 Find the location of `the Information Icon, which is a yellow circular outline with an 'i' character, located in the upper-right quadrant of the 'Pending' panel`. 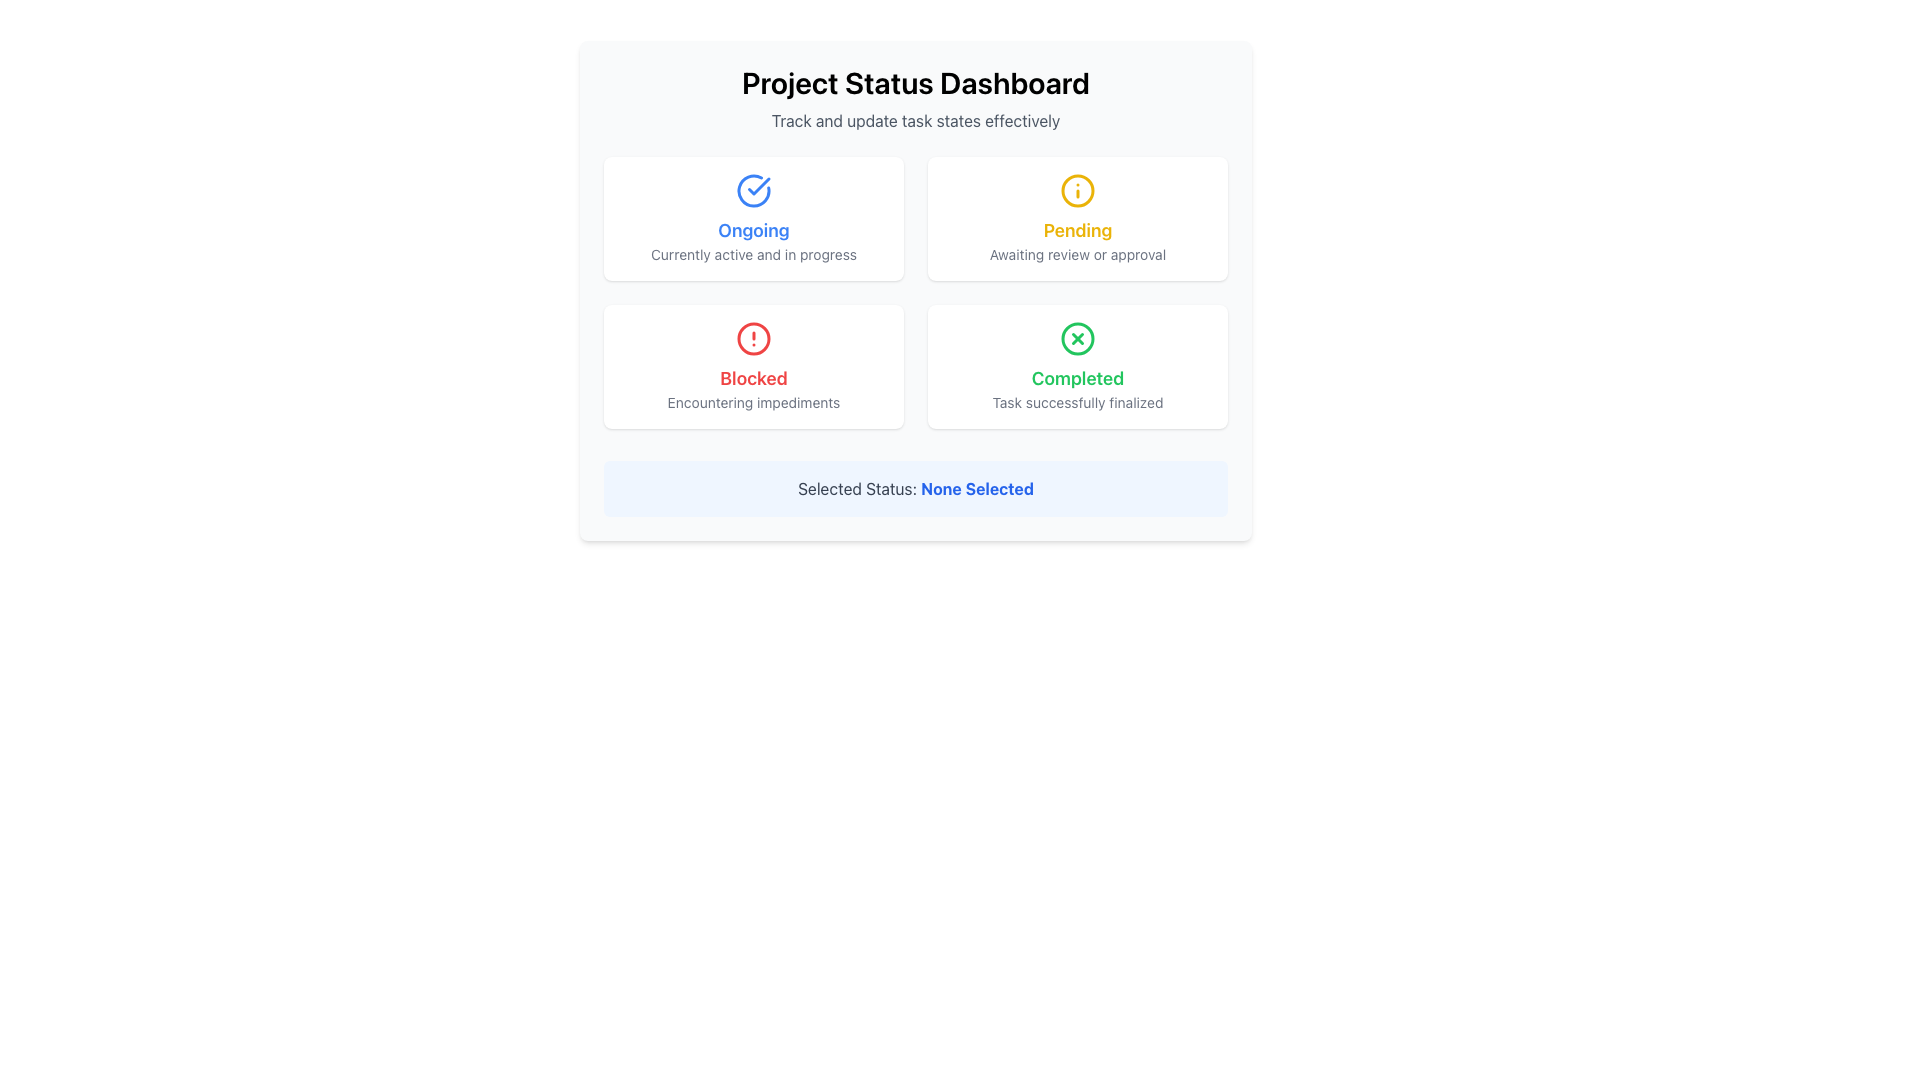

the Information Icon, which is a yellow circular outline with an 'i' character, located in the upper-right quadrant of the 'Pending' panel is located at coordinates (1077, 191).